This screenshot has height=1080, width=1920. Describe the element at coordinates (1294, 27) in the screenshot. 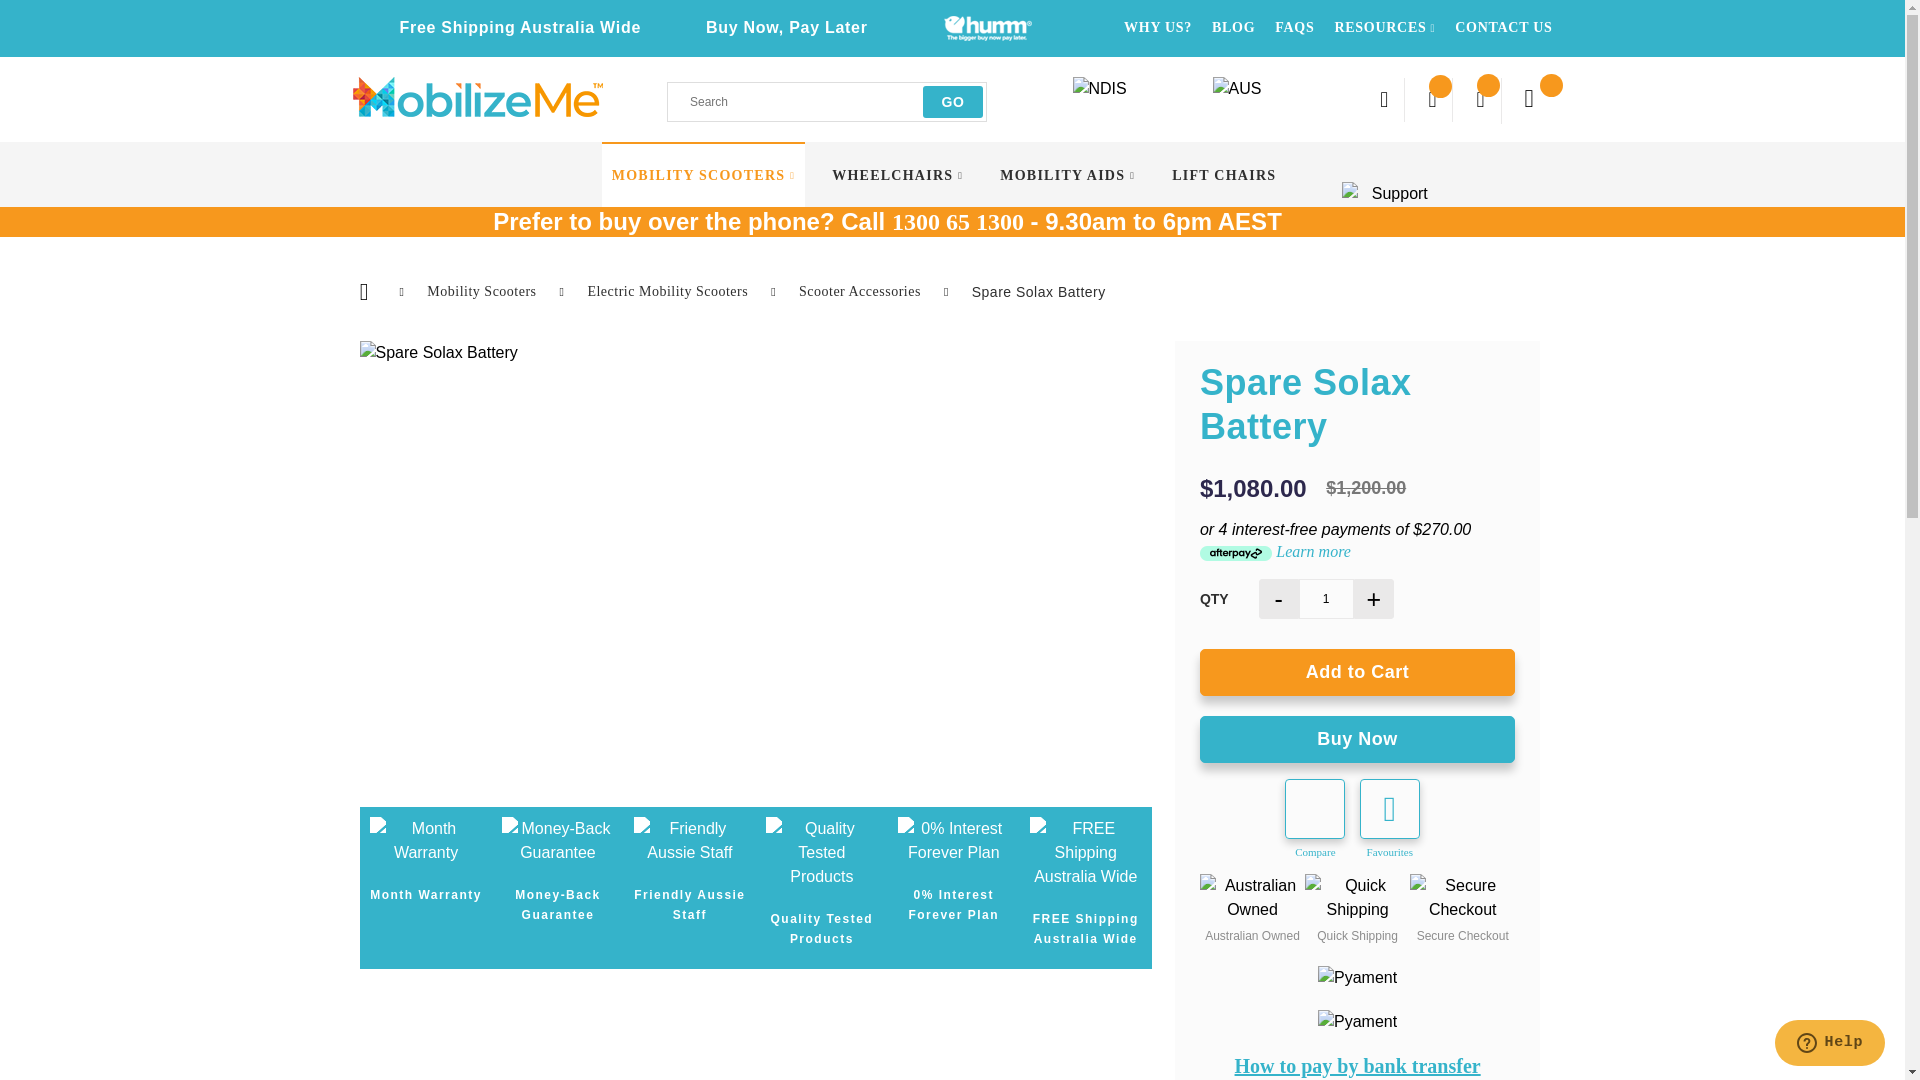

I see `'FAQS'` at that location.